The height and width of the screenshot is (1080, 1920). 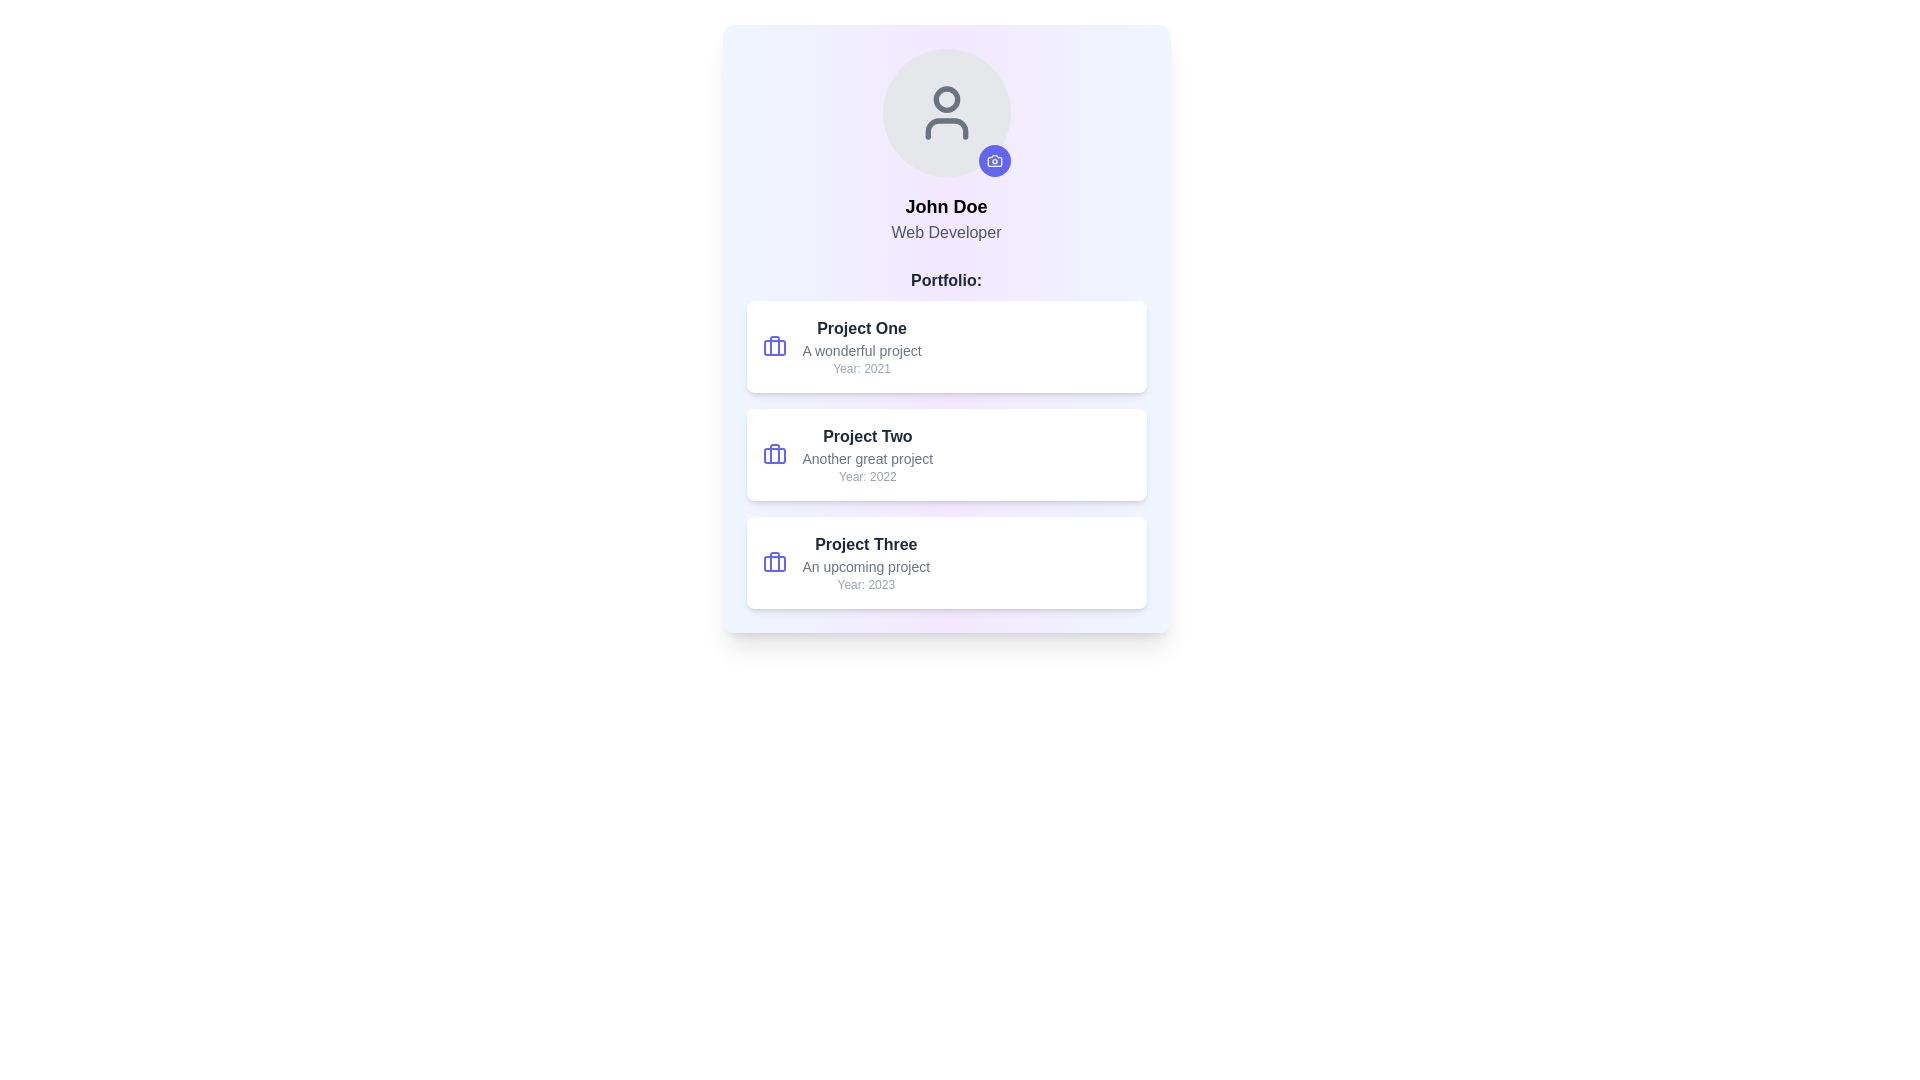 I want to click on the vertical line segment of the briefcase icon associated with 'Project One' in the project list, so click(x=773, y=345).